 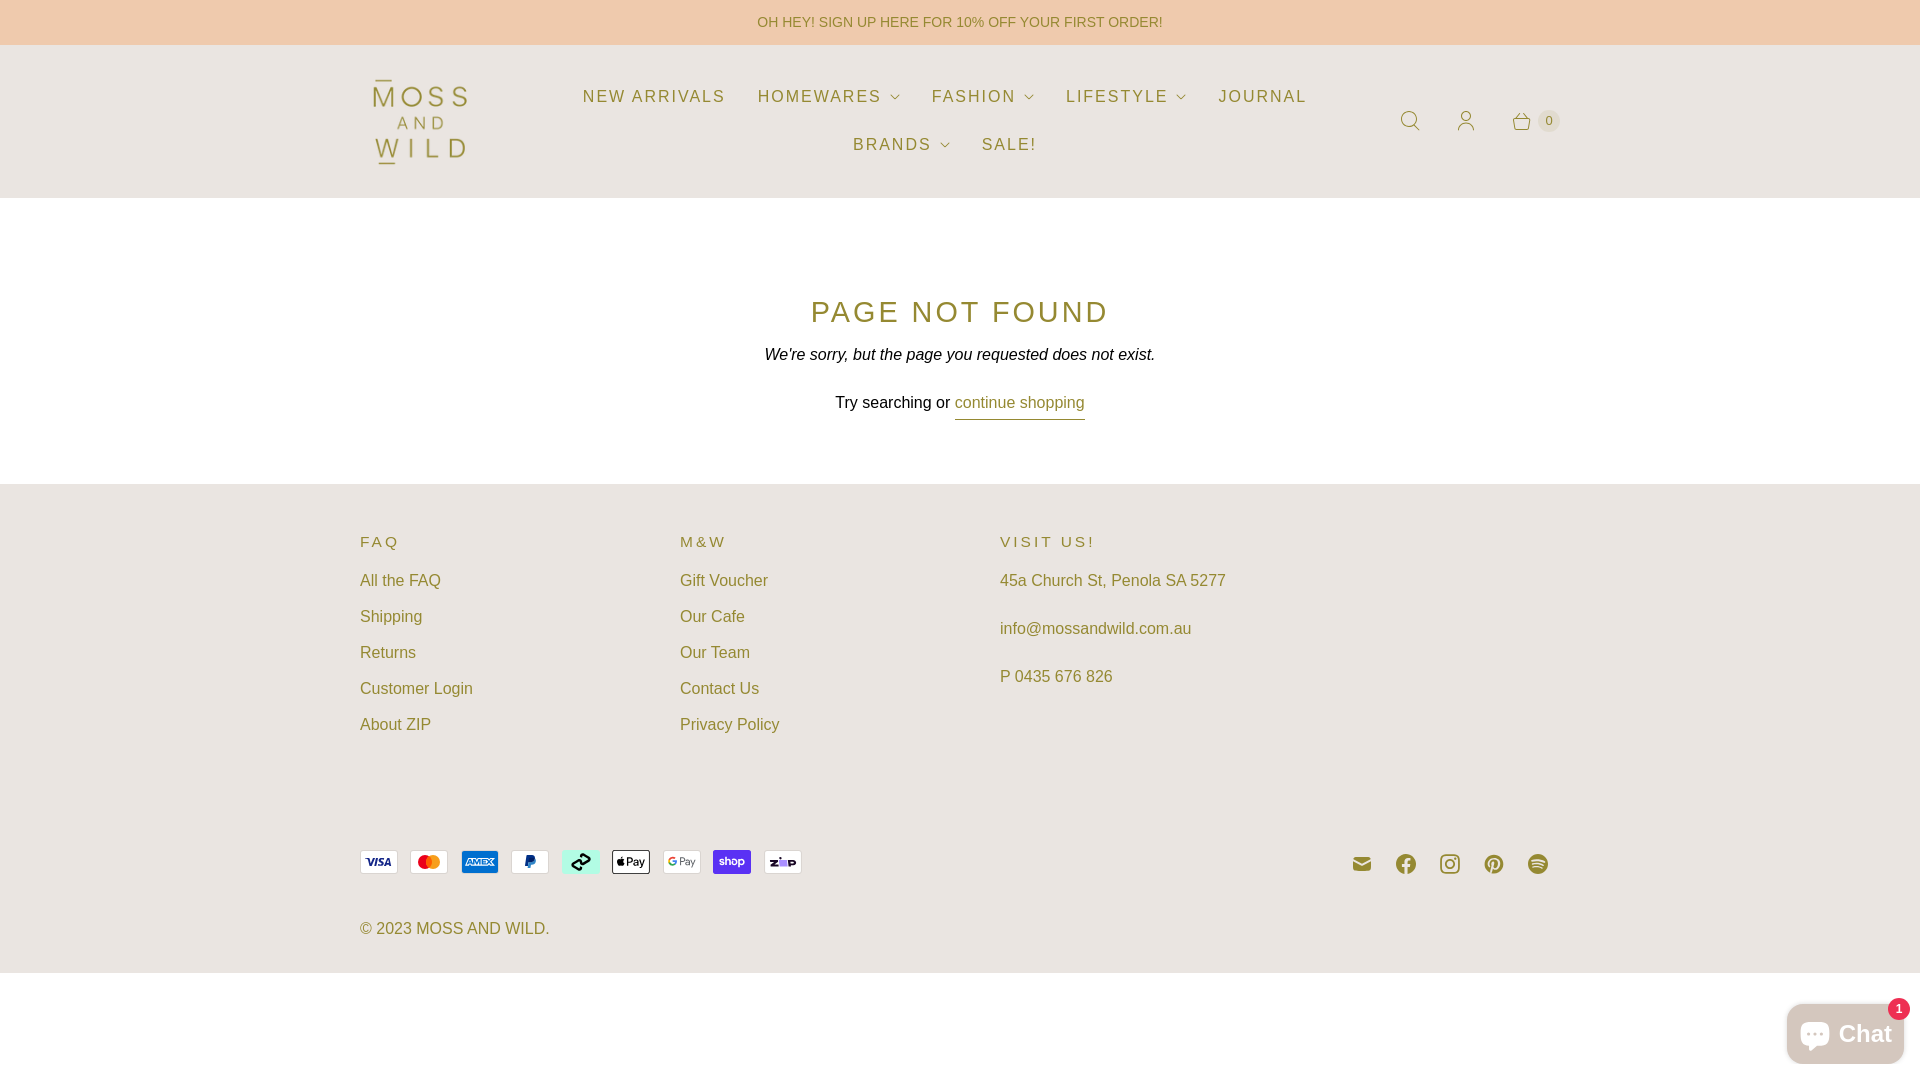 I want to click on 'Our Cafe', so click(x=712, y=615).